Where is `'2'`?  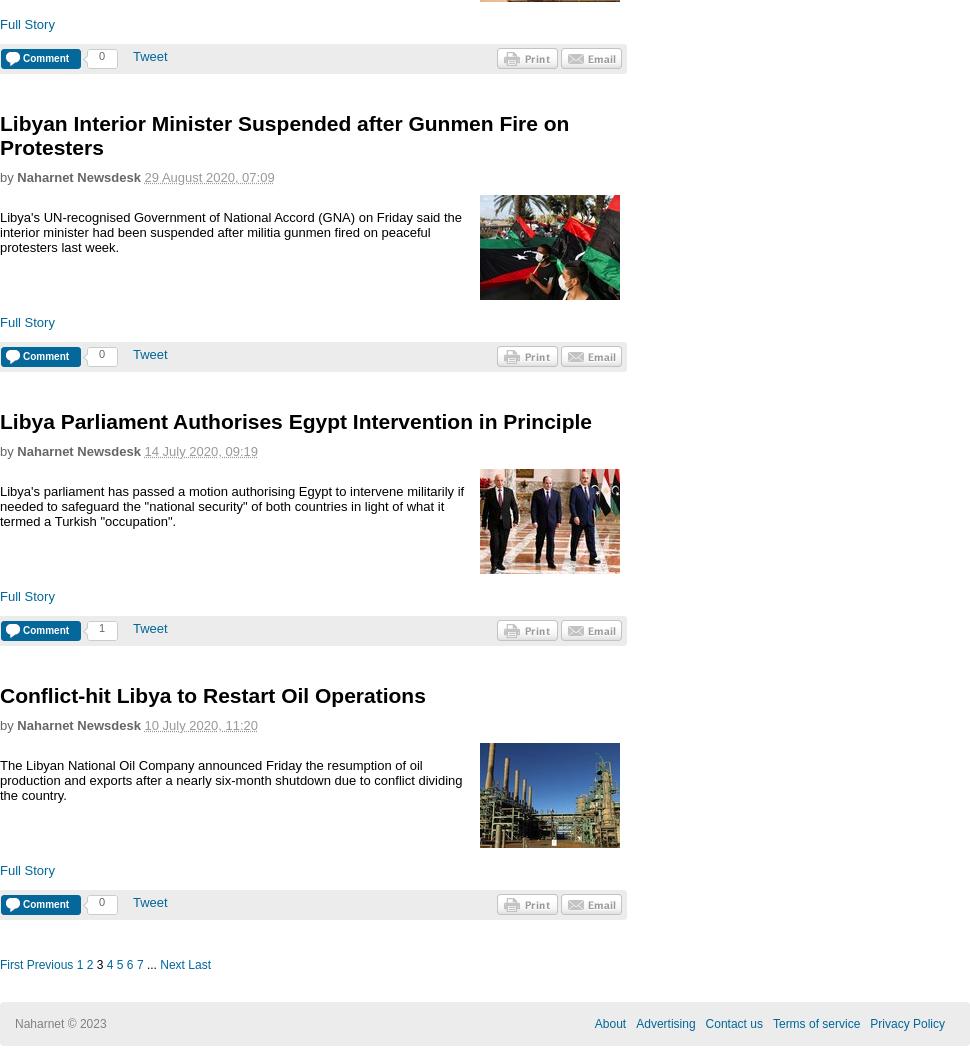 '2' is located at coordinates (88, 964).